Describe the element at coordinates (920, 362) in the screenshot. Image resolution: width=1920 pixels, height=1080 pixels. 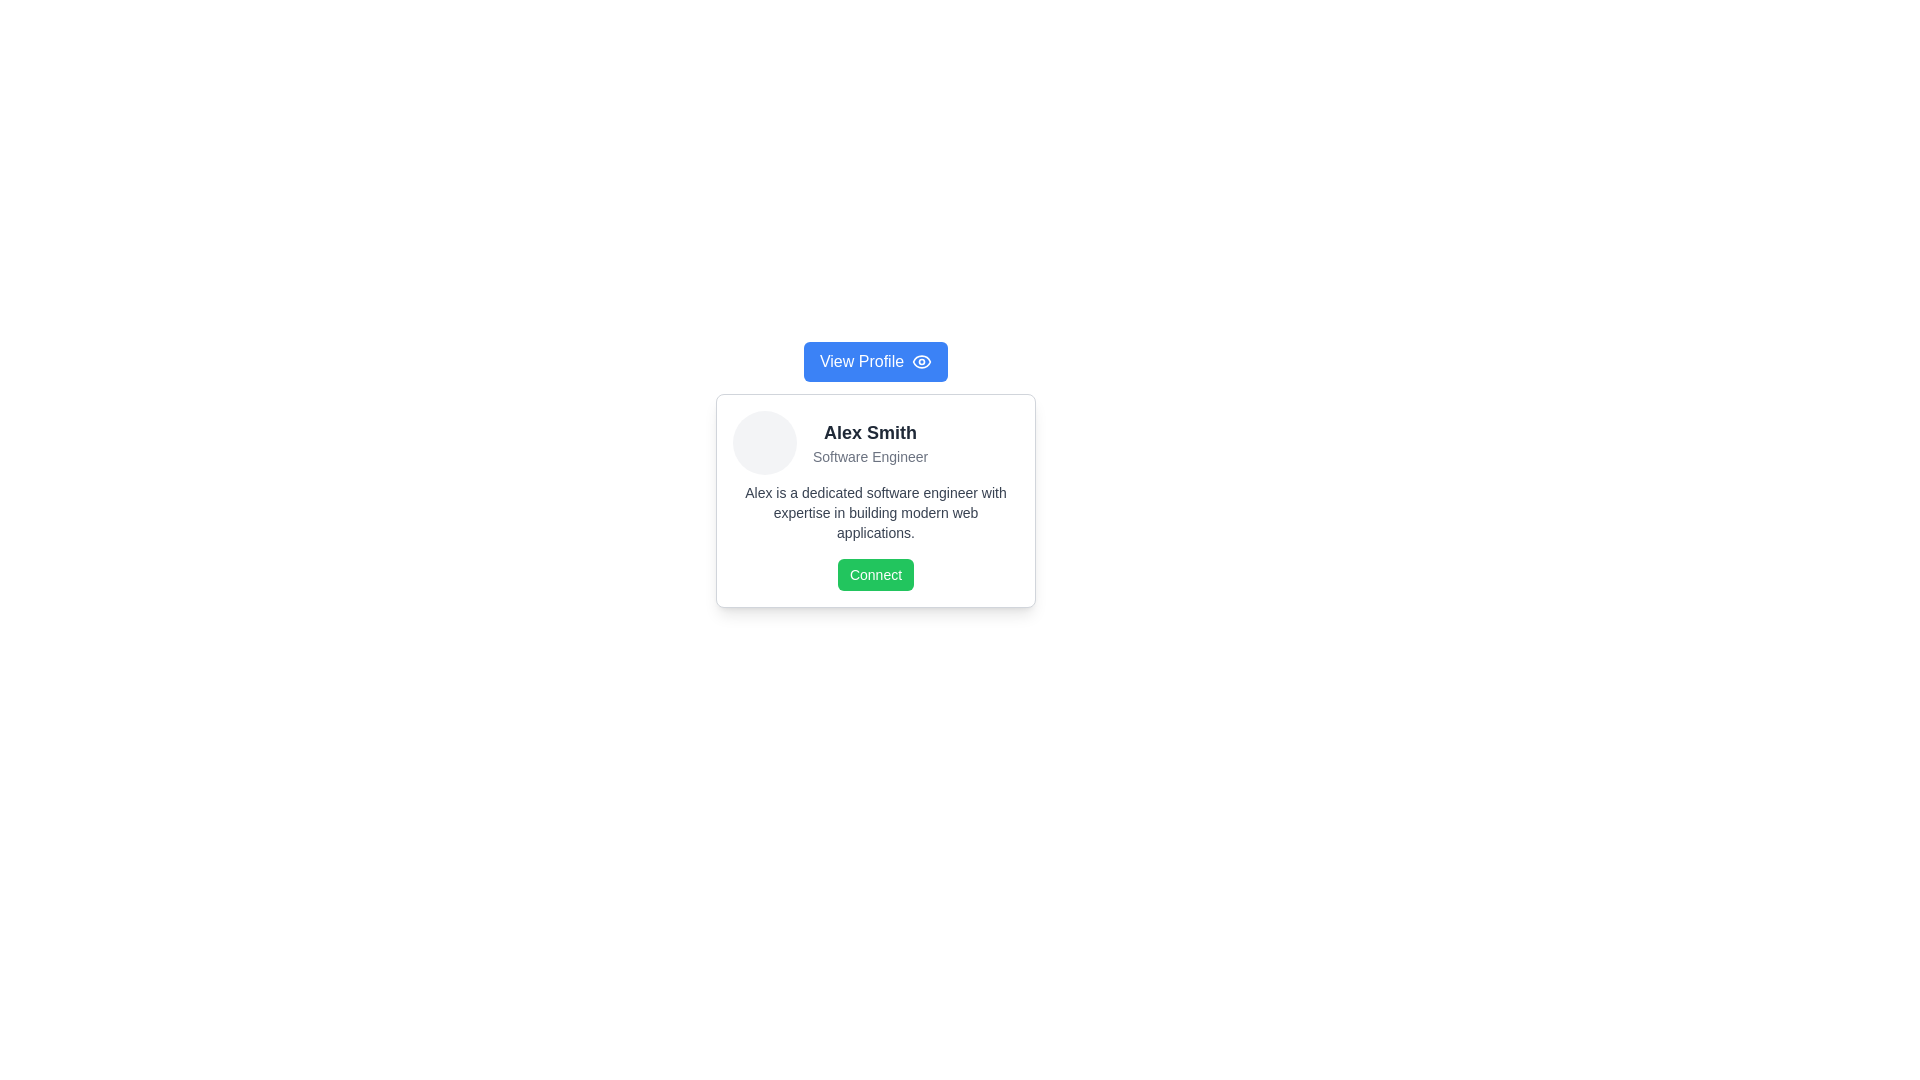
I see `the eye icon that is styled in blue and located to the right of the 'View Profile' button` at that location.